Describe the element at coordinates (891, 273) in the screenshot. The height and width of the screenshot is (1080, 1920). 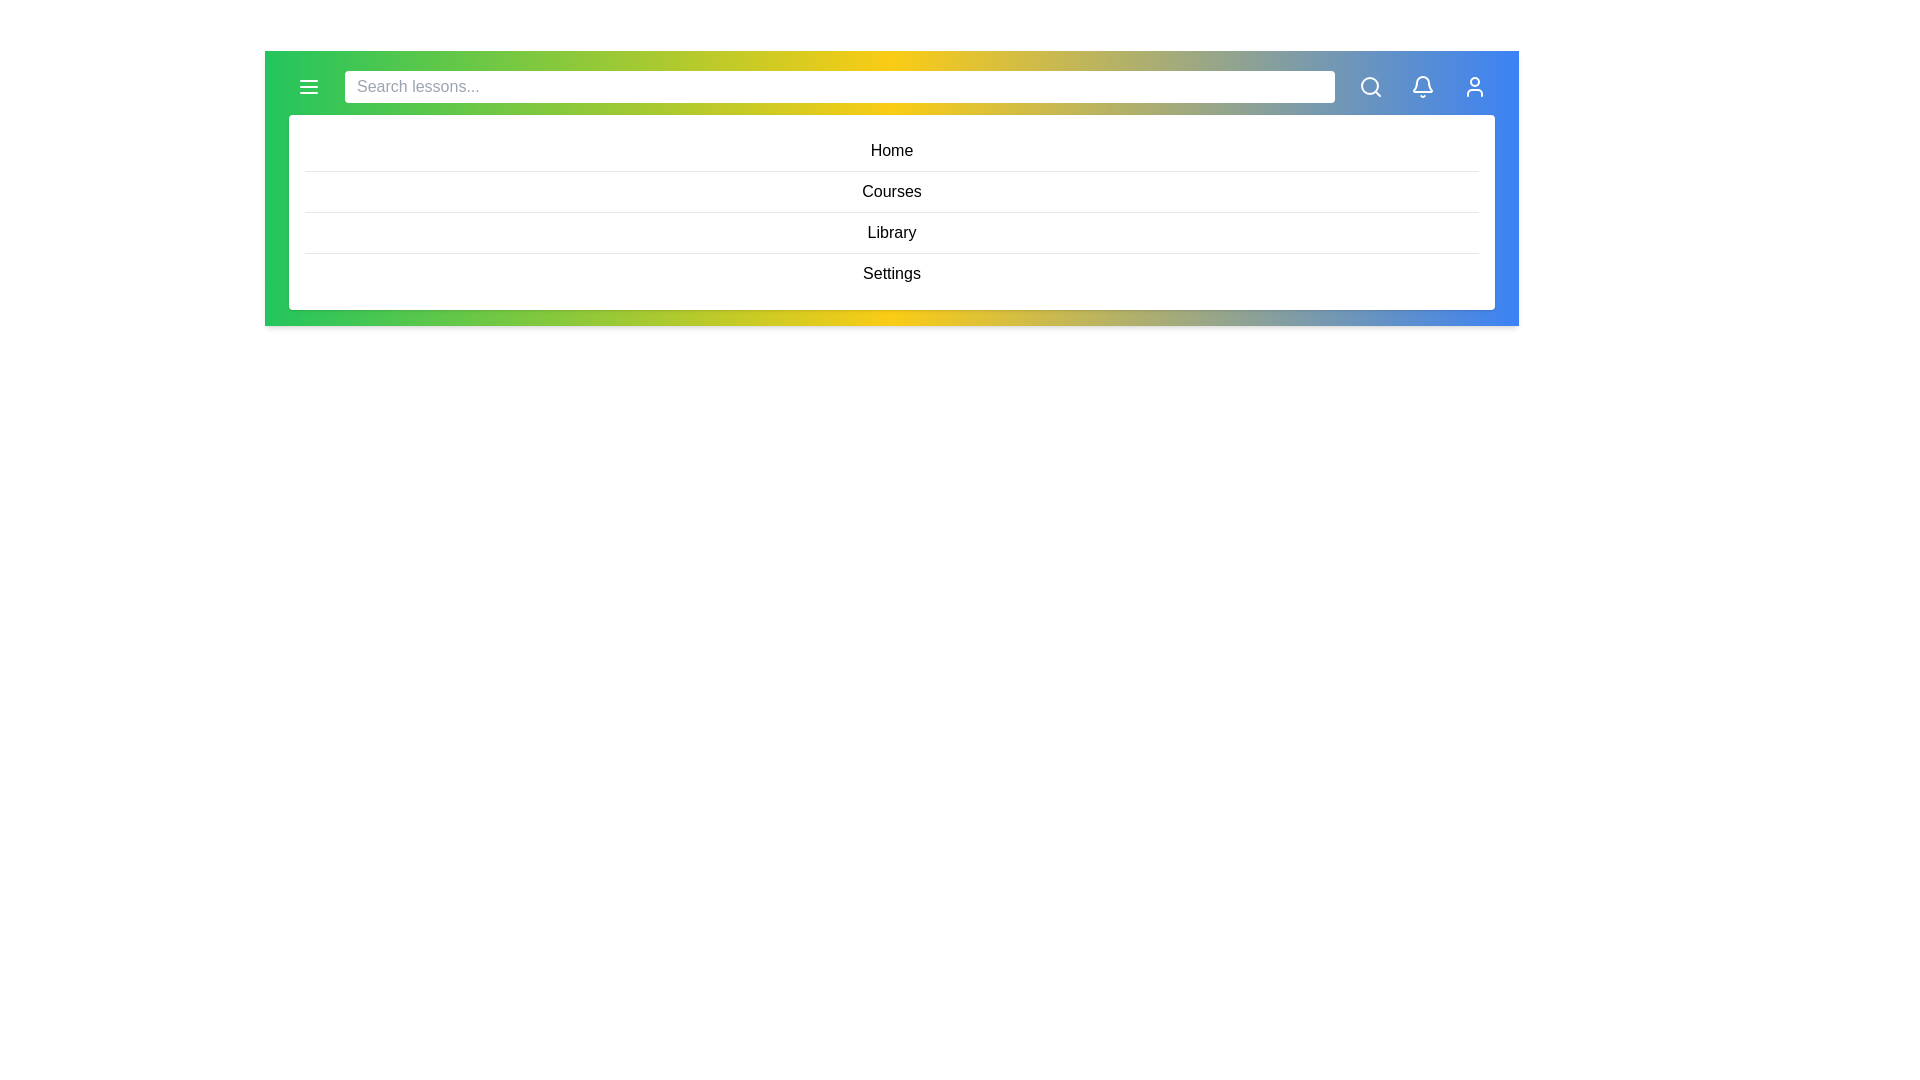
I see `the menu item Settings from the displayed menu` at that location.